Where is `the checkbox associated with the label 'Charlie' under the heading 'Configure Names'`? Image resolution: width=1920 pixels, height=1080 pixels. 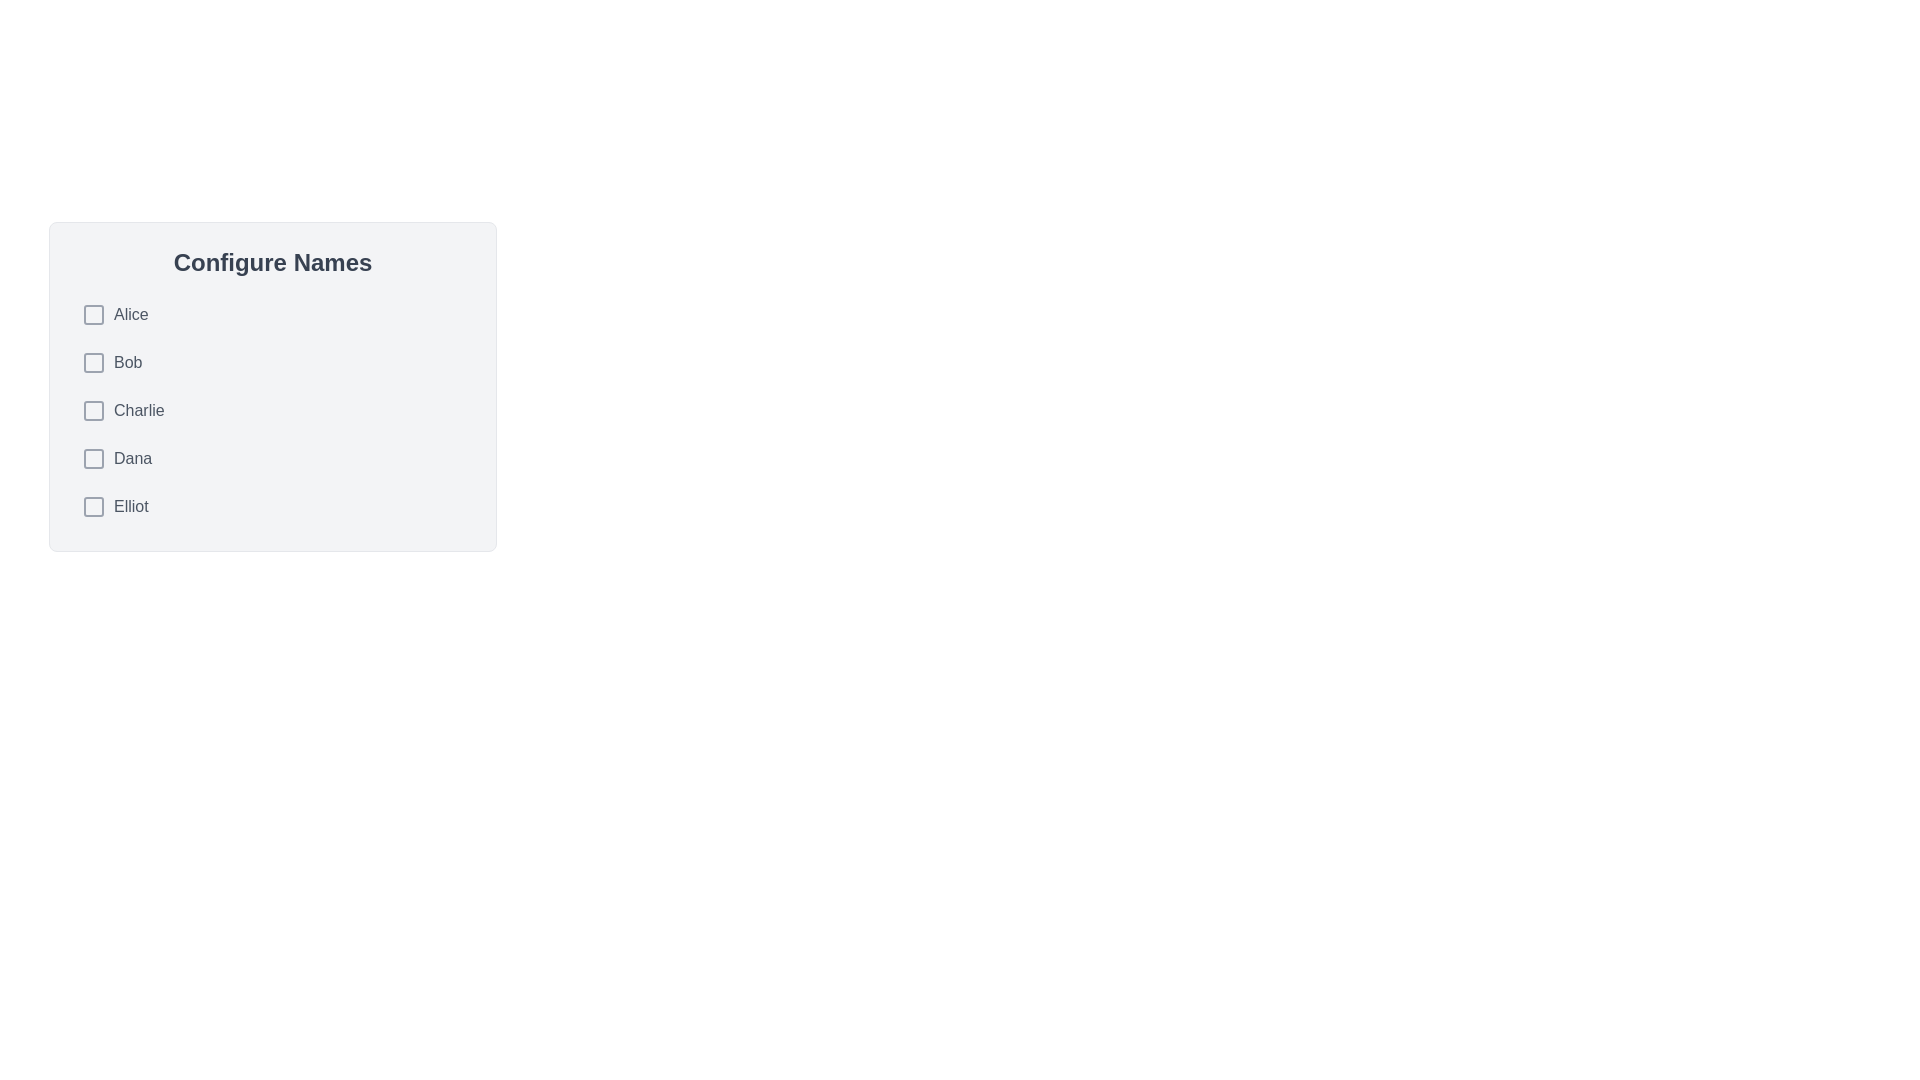 the checkbox associated with the label 'Charlie' under the heading 'Configure Names' is located at coordinates (93, 410).